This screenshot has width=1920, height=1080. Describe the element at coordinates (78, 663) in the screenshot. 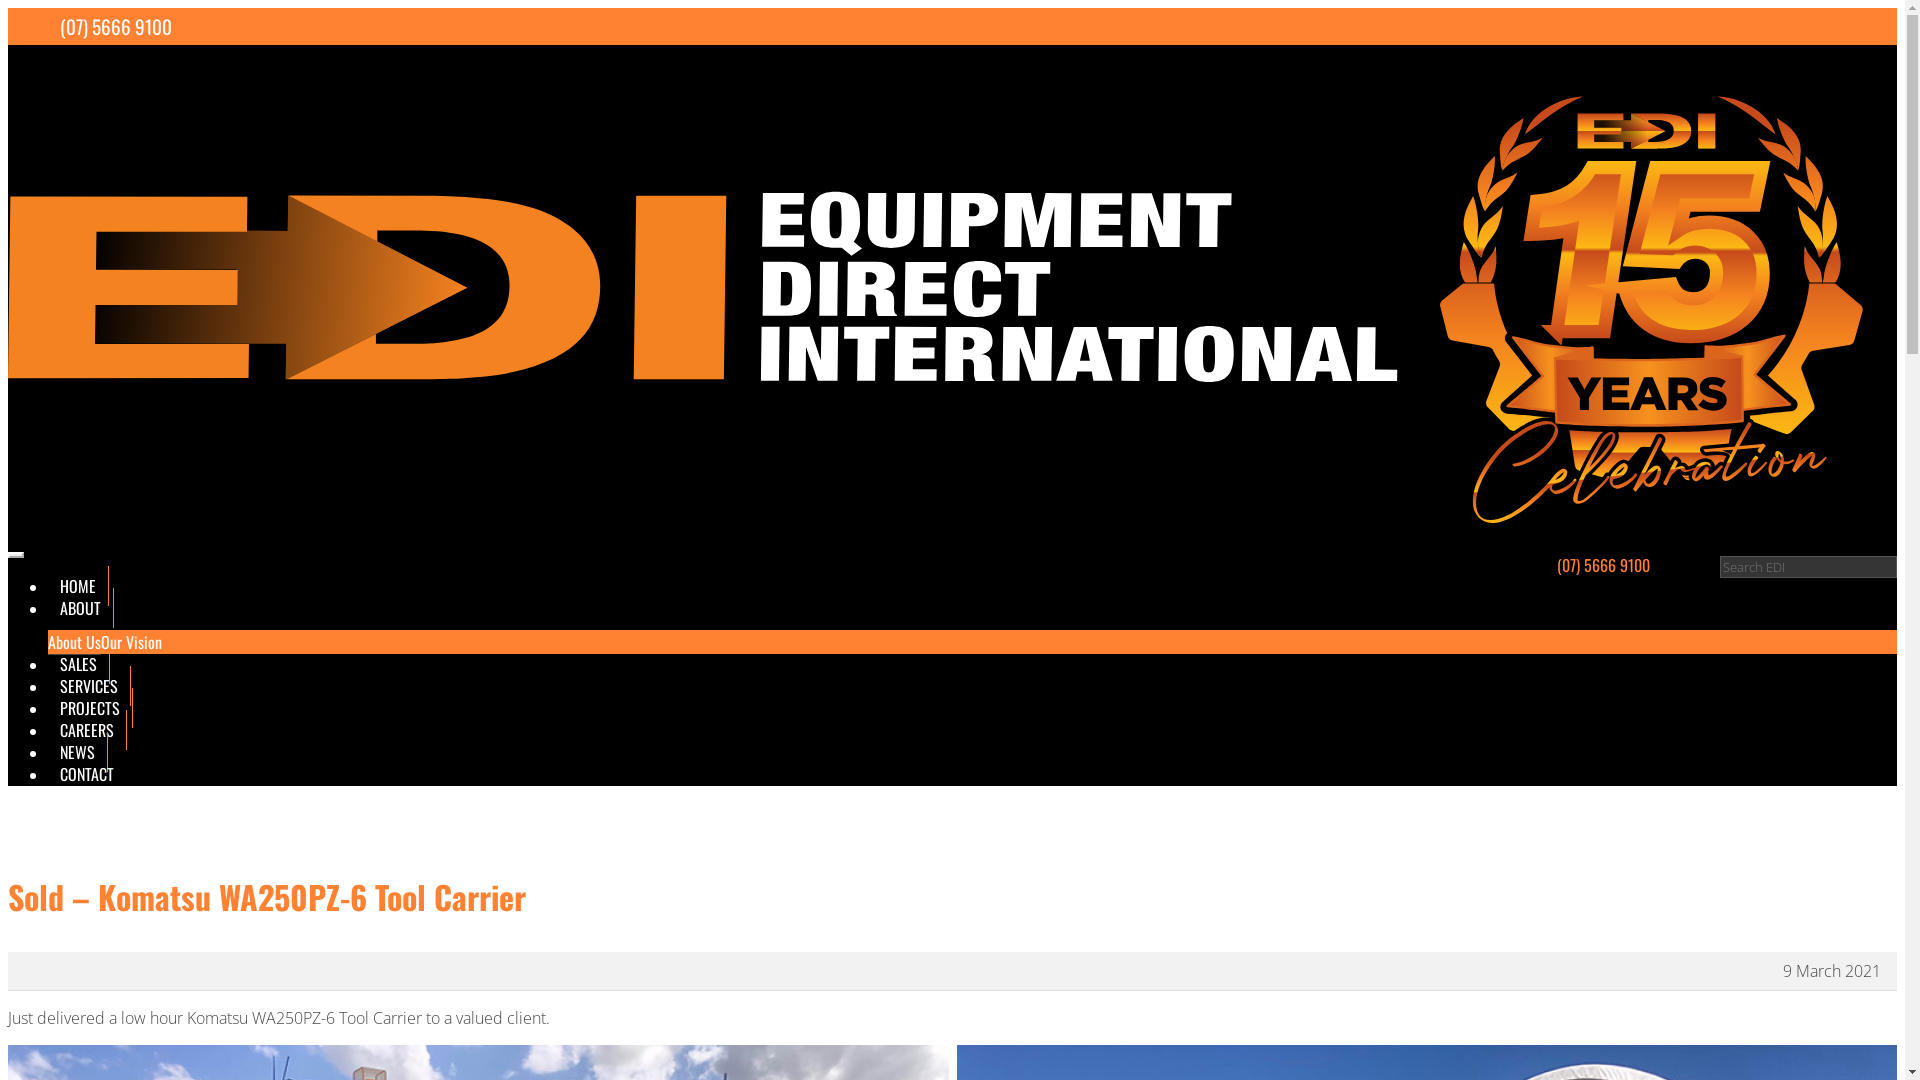

I see `'SALES'` at that location.